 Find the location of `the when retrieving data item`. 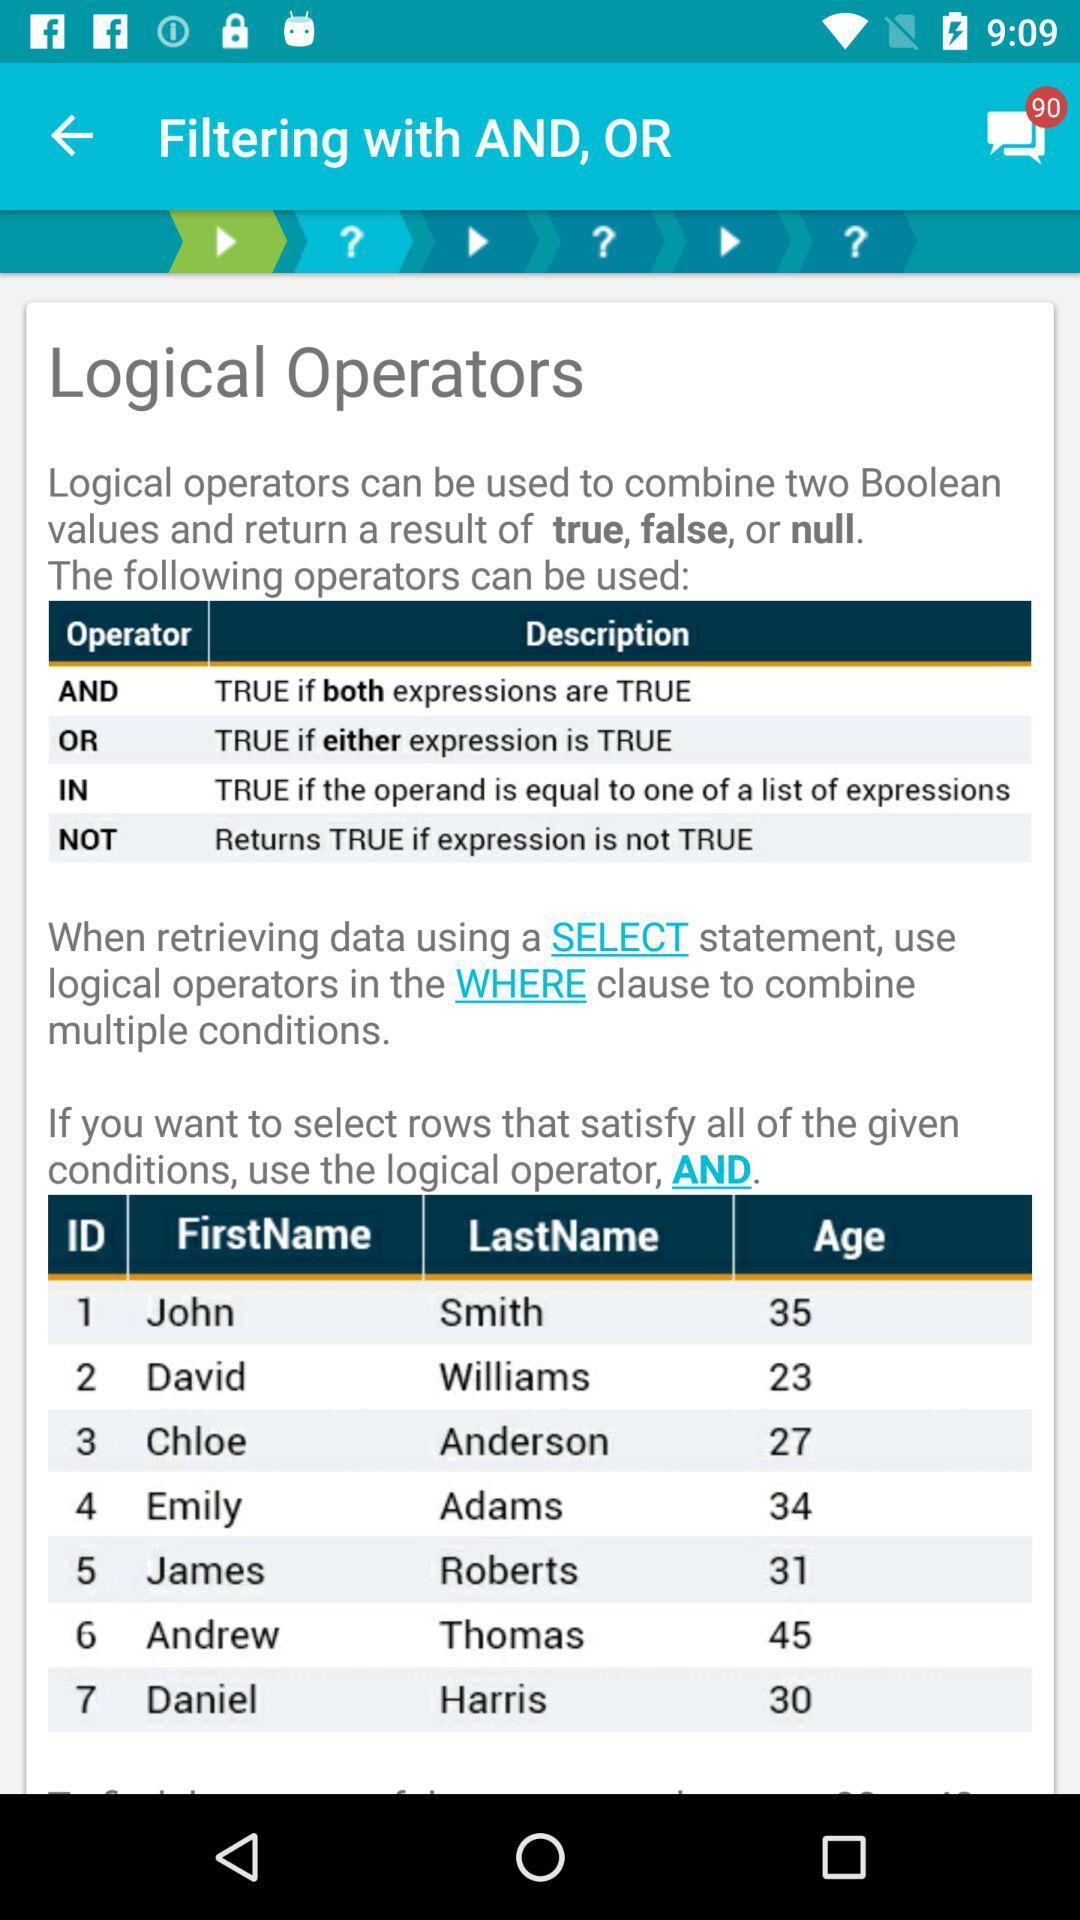

the when retrieving data item is located at coordinates (540, 1028).